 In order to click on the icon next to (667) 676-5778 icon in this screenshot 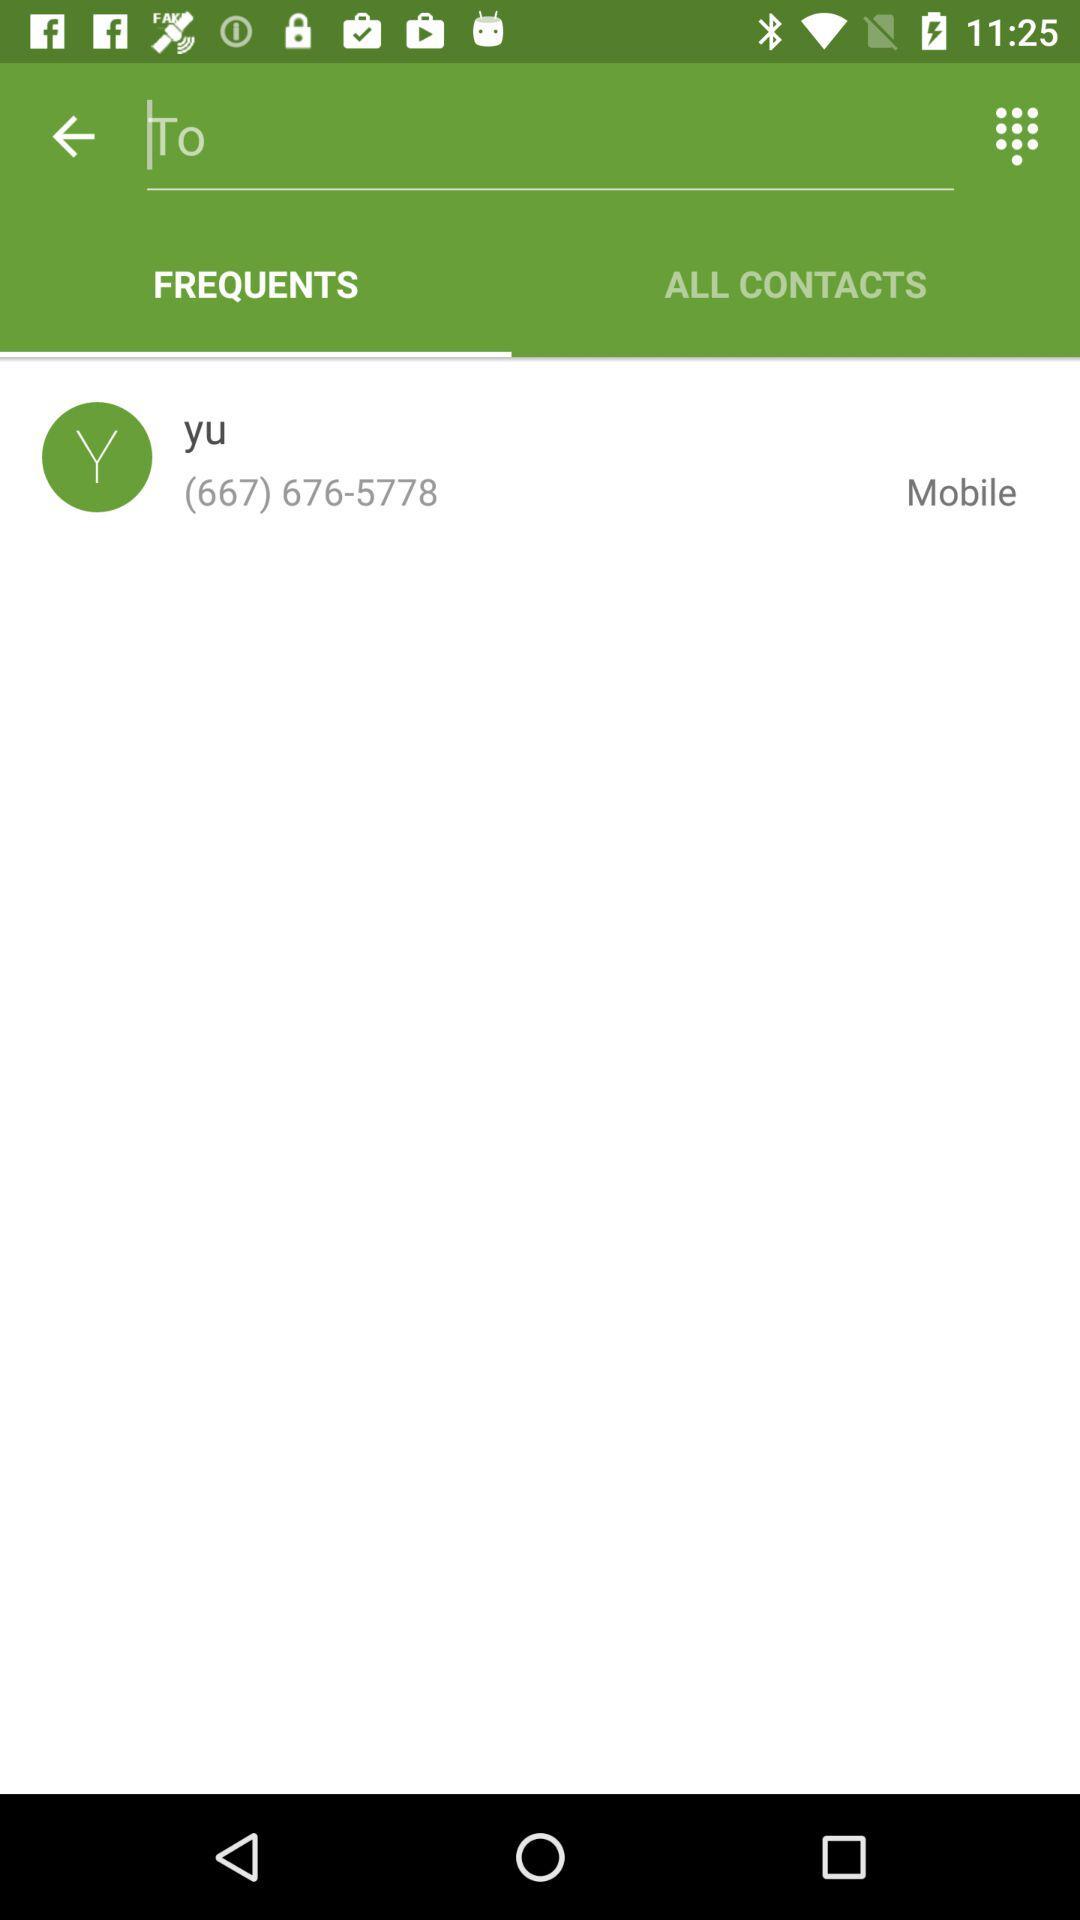, I will do `click(945, 491)`.